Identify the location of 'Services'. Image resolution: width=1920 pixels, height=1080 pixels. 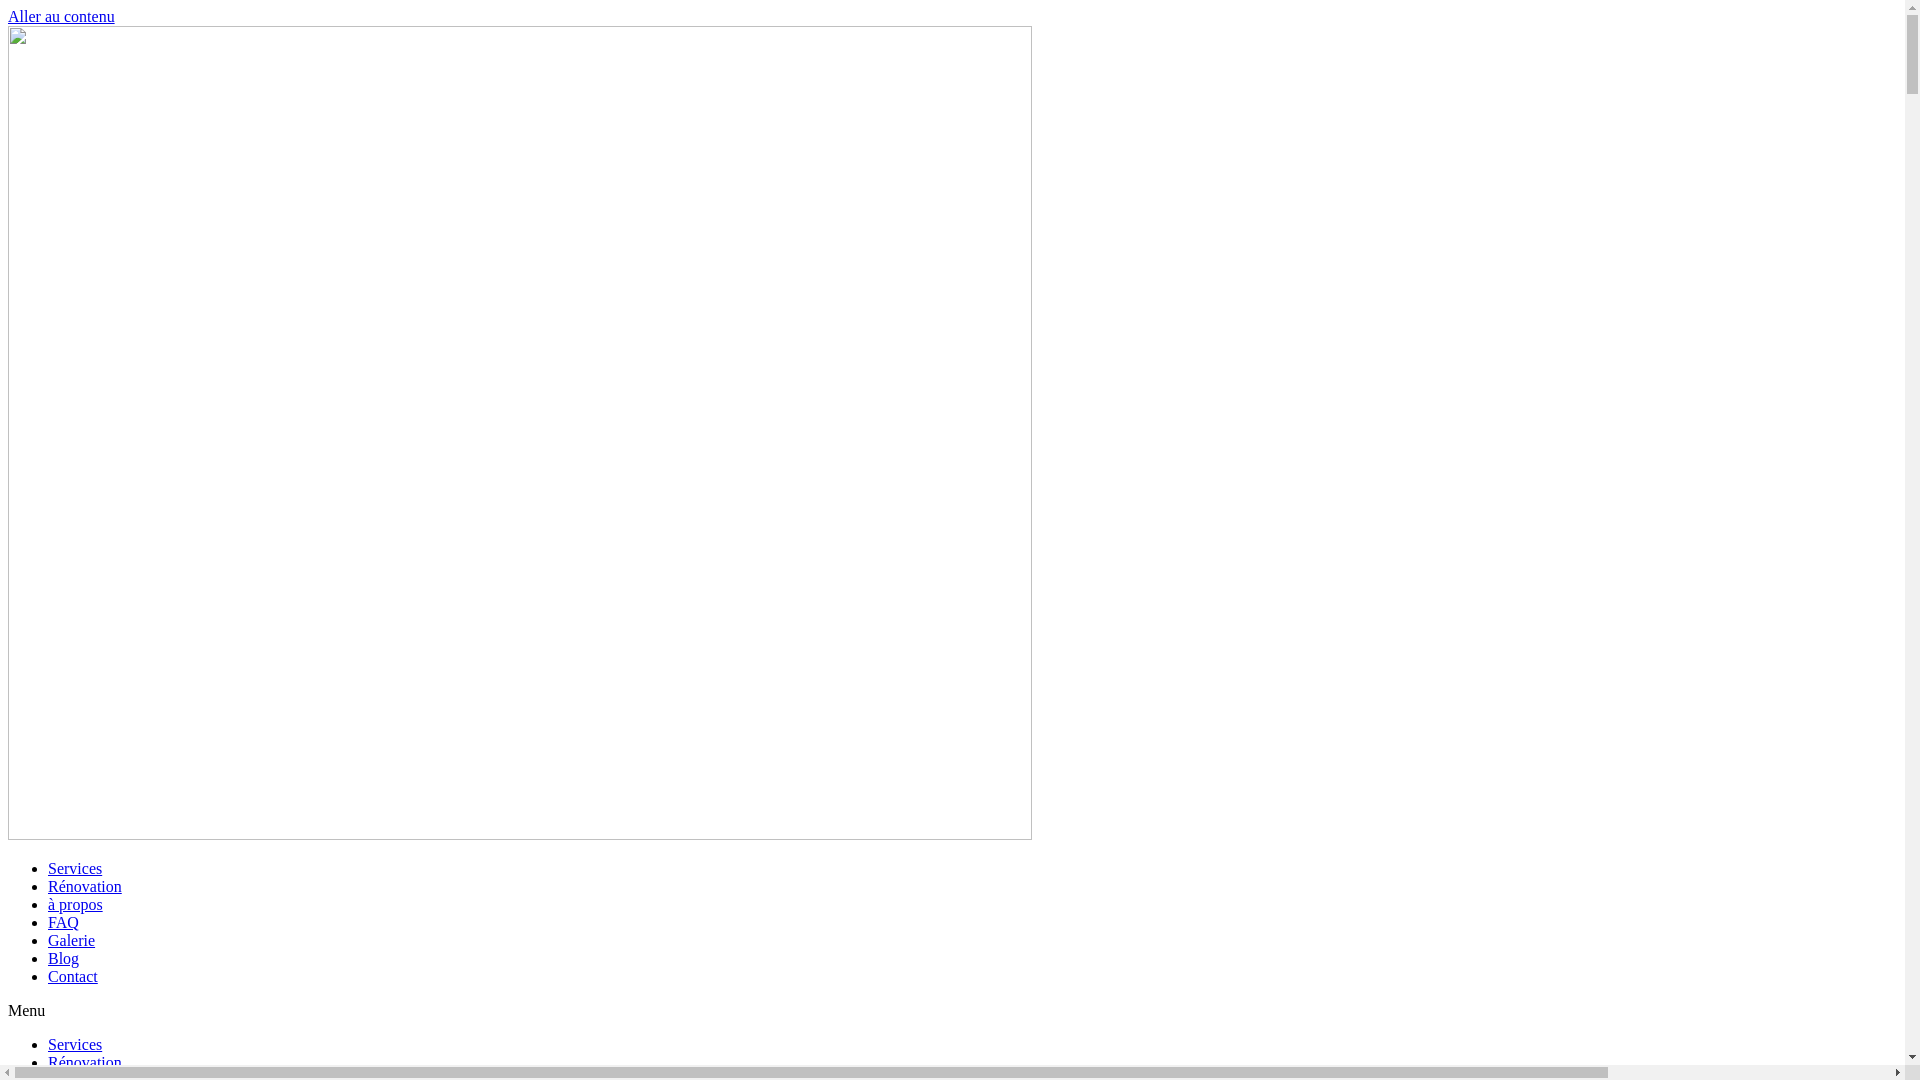
(75, 867).